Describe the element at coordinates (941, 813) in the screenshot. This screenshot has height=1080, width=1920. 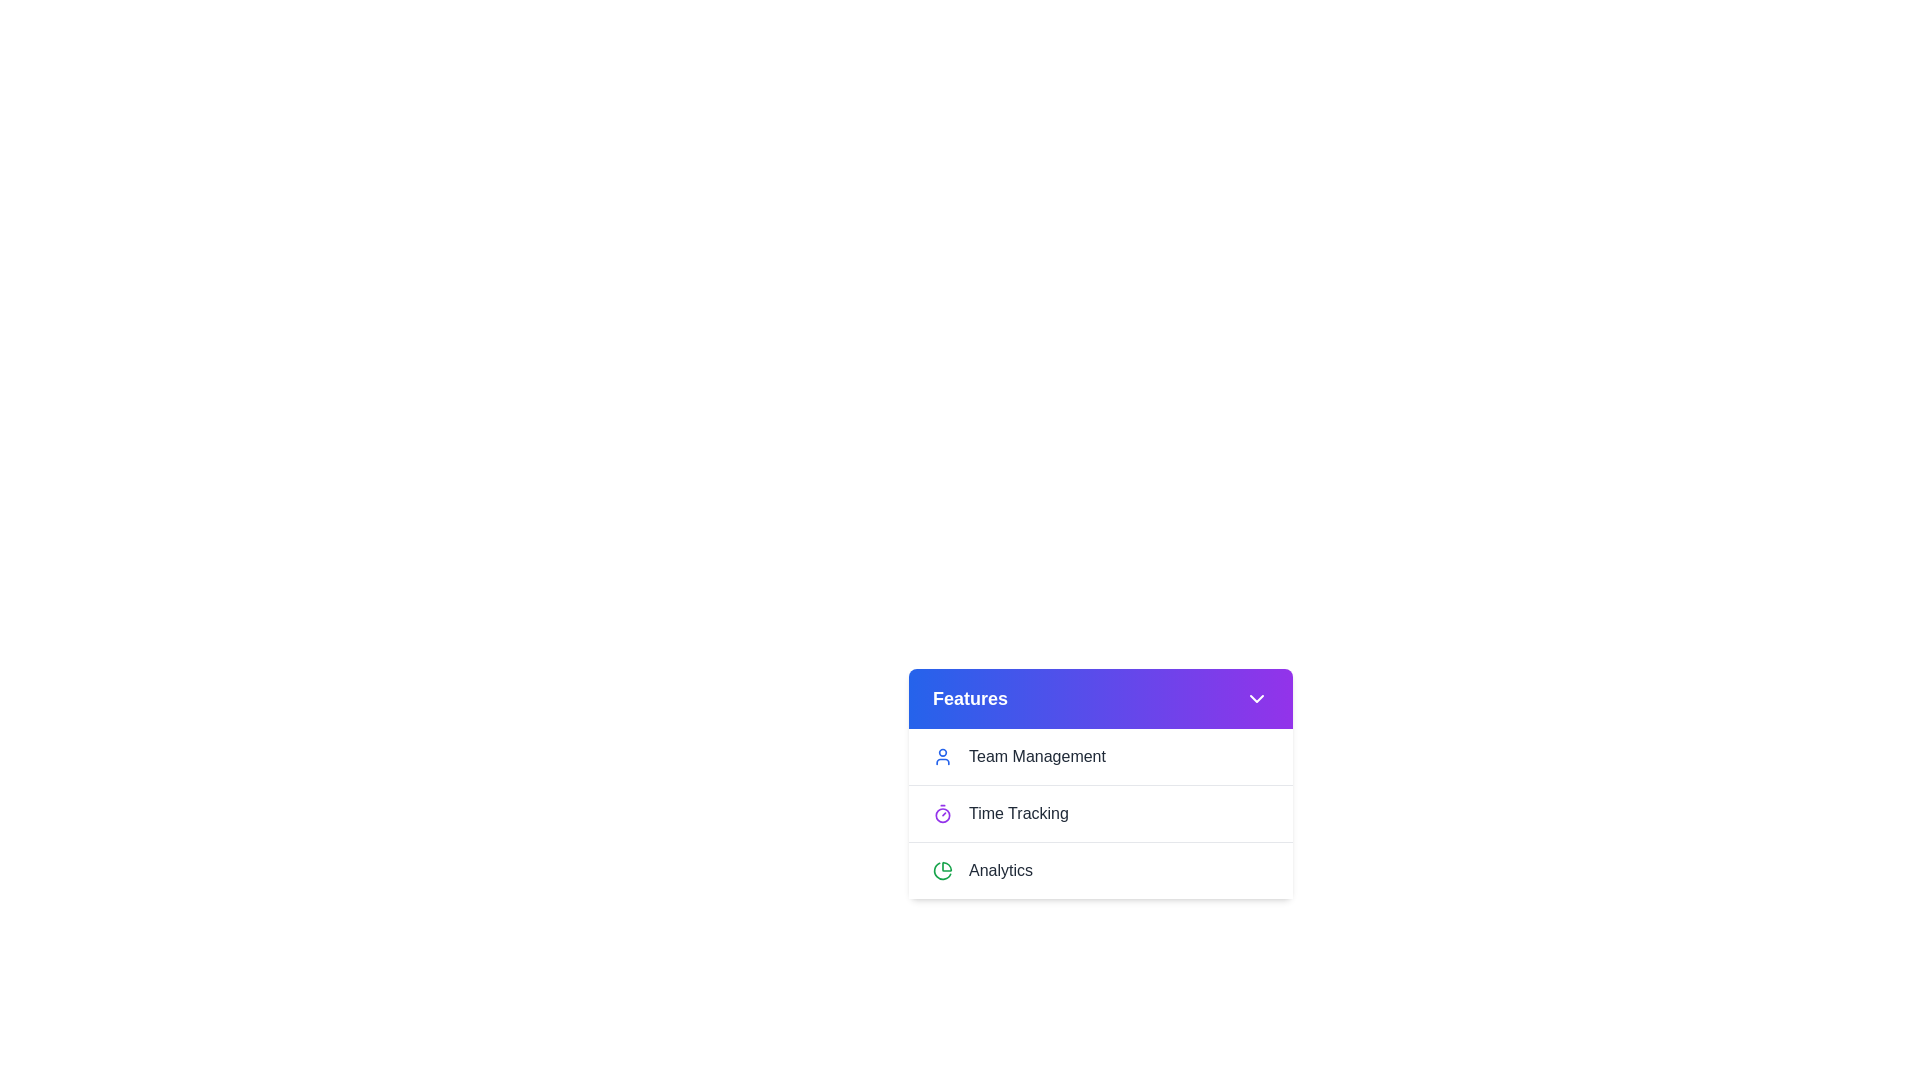
I see `the icon next to Time Tracking to interact with it` at that location.